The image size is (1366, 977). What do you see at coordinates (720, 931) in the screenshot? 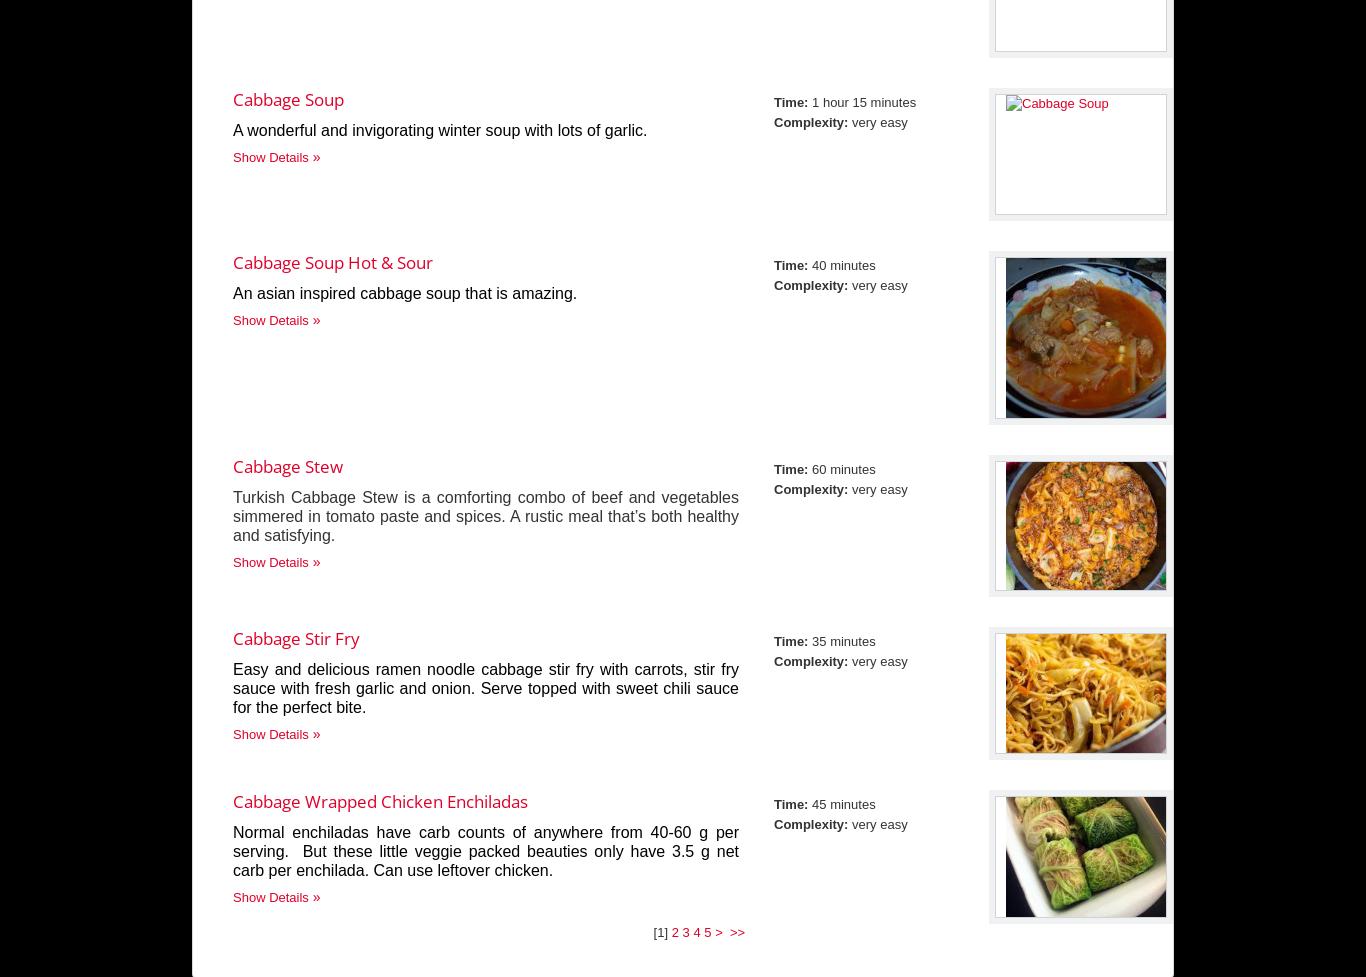
I see `'>'` at bounding box center [720, 931].